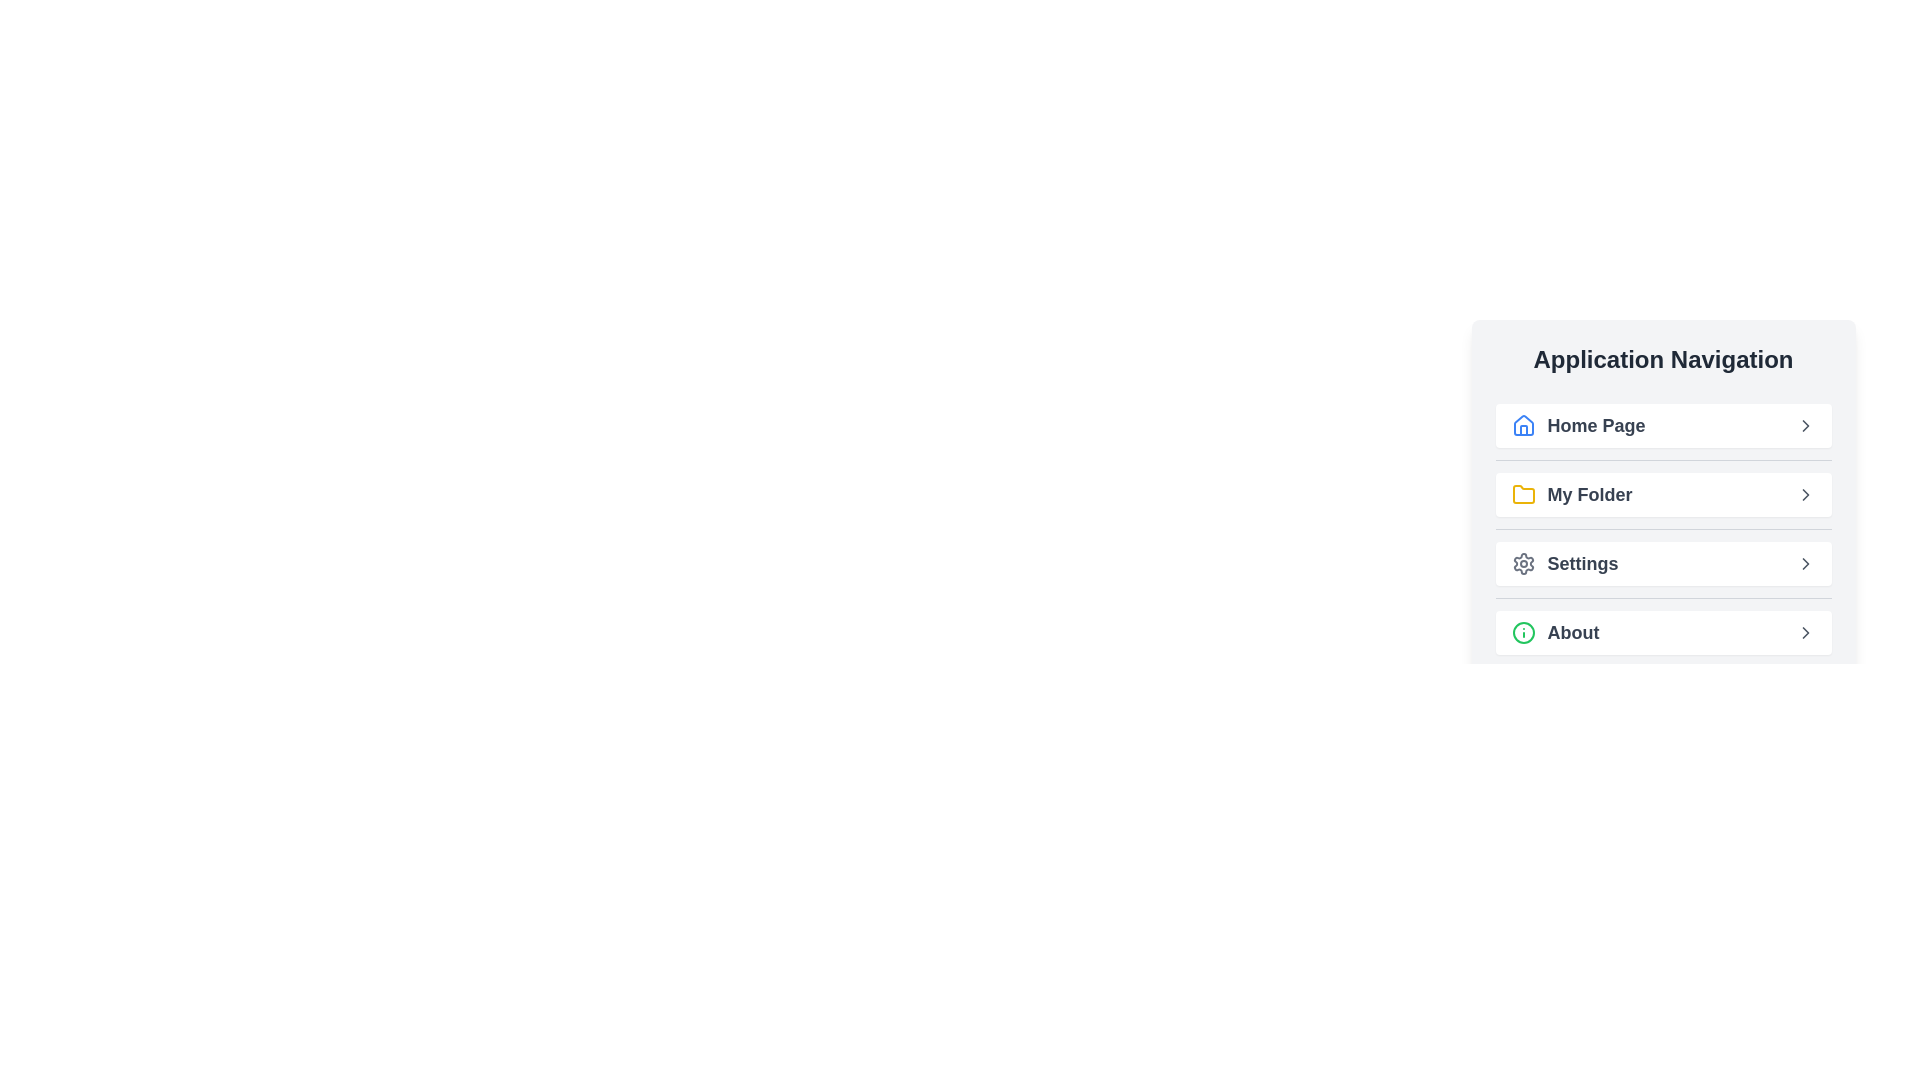 The height and width of the screenshot is (1080, 1920). I want to click on the first navigation item in the vertical list, so click(1663, 424).